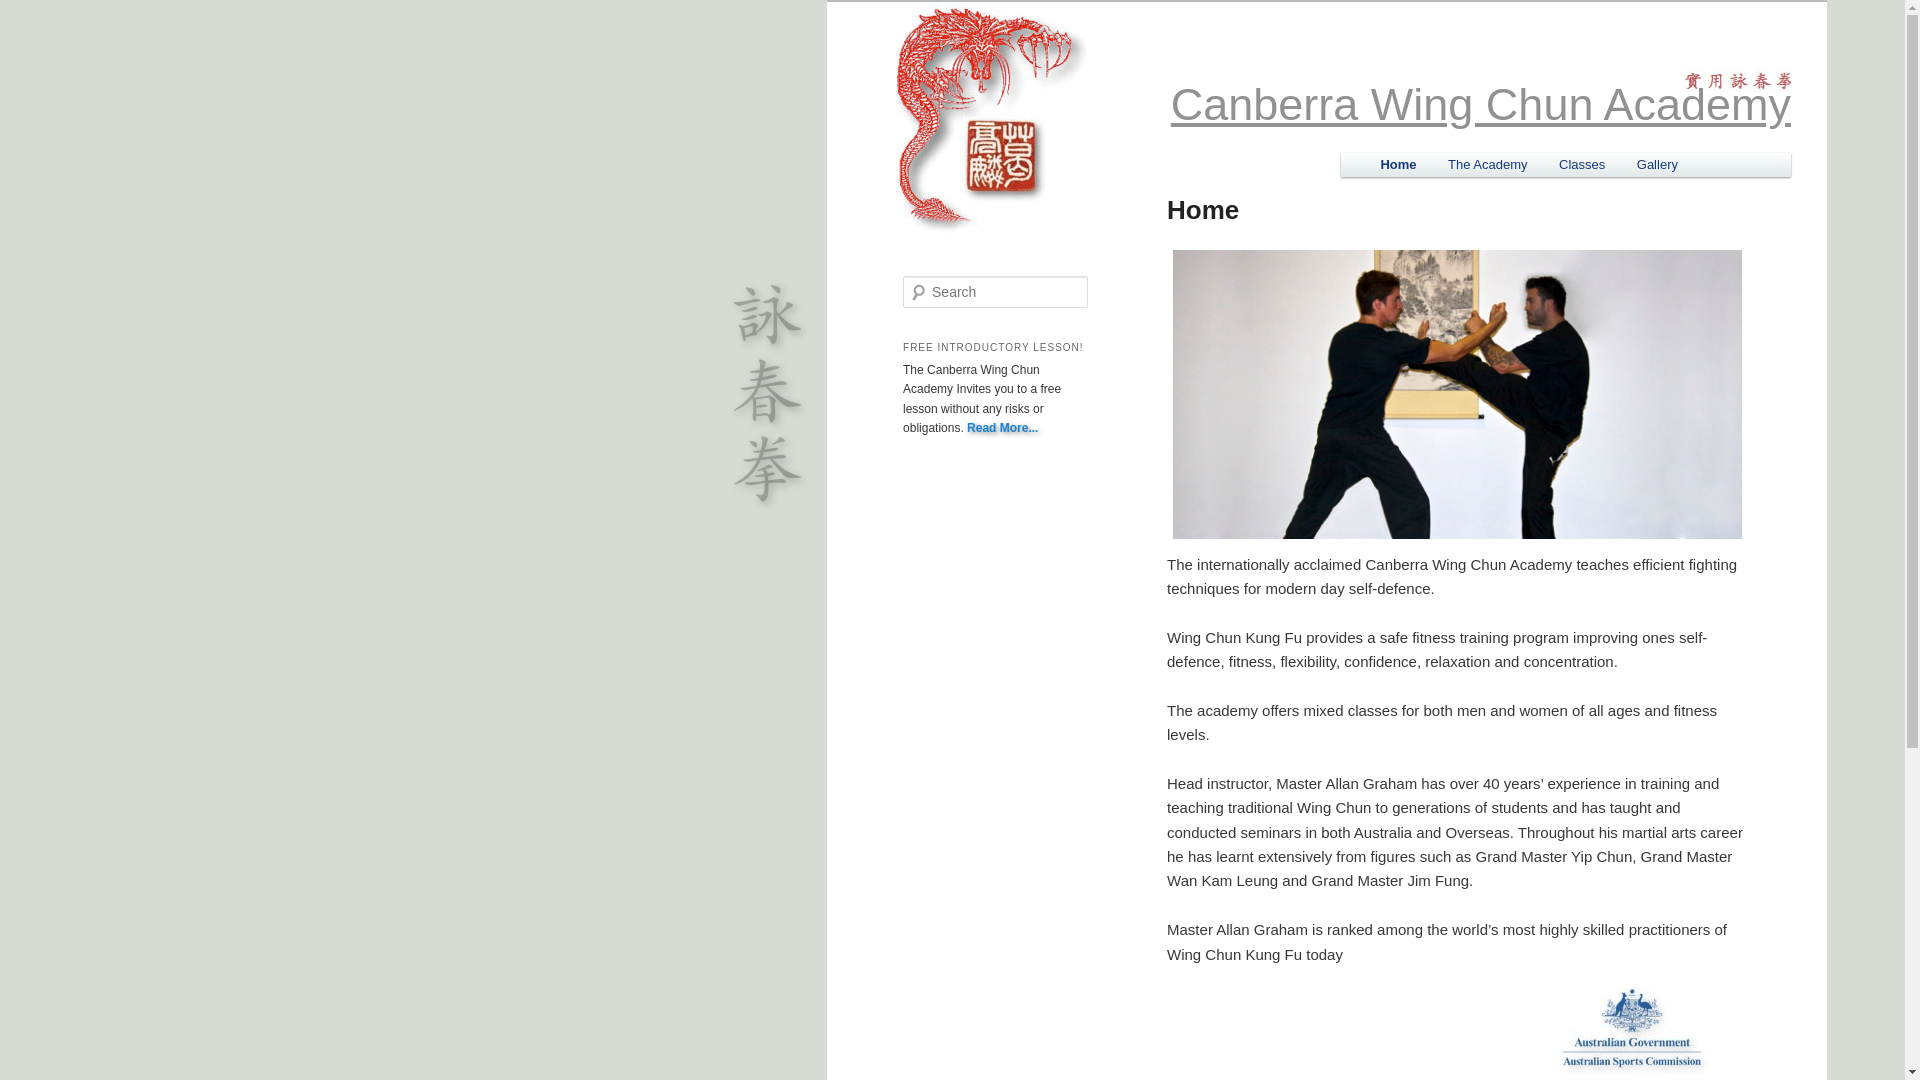 The height and width of the screenshot is (1080, 1920). Describe the element at coordinates (1469, 165) in the screenshot. I see `'Skip to primary content'` at that location.